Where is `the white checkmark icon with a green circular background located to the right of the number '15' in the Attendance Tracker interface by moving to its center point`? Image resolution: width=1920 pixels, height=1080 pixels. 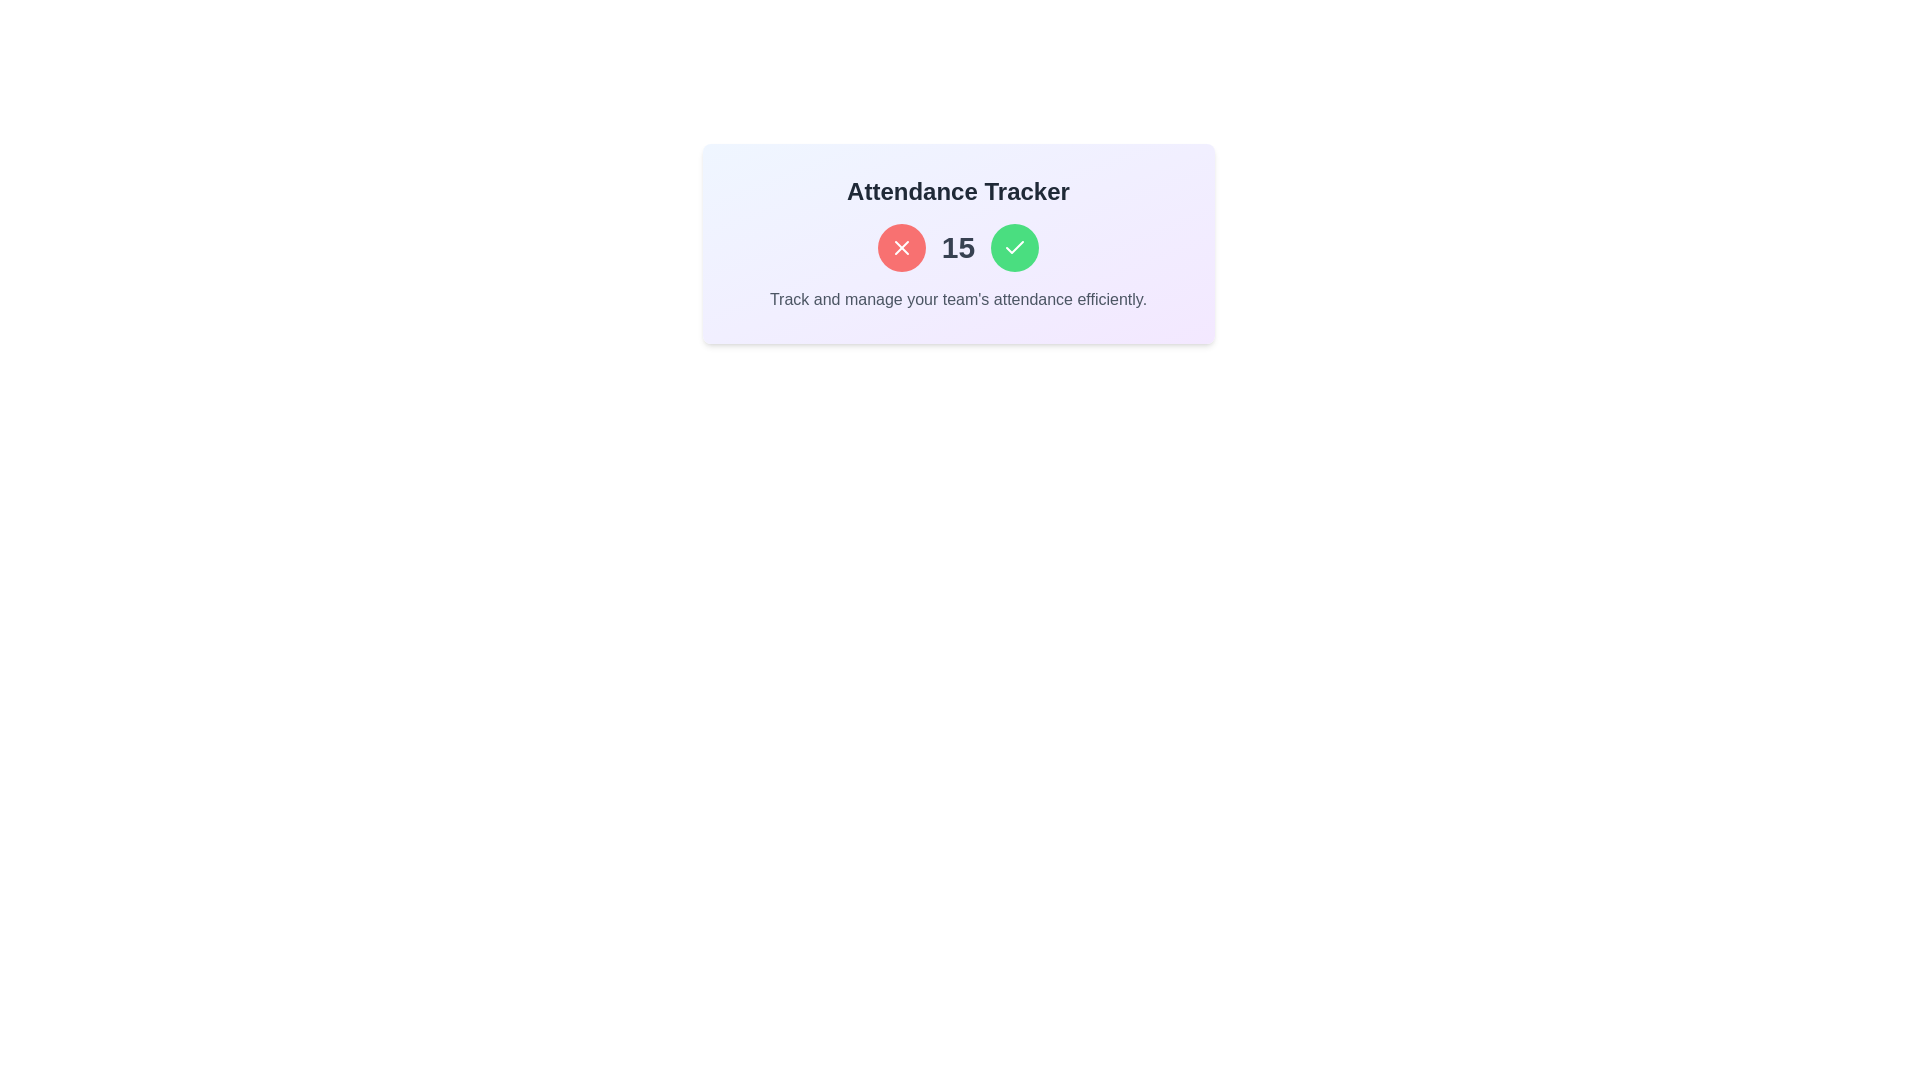 the white checkmark icon with a green circular background located to the right of the number '15' in the Attendance Tracker interface by moving to its center point is located at coordinates (1015, 246).